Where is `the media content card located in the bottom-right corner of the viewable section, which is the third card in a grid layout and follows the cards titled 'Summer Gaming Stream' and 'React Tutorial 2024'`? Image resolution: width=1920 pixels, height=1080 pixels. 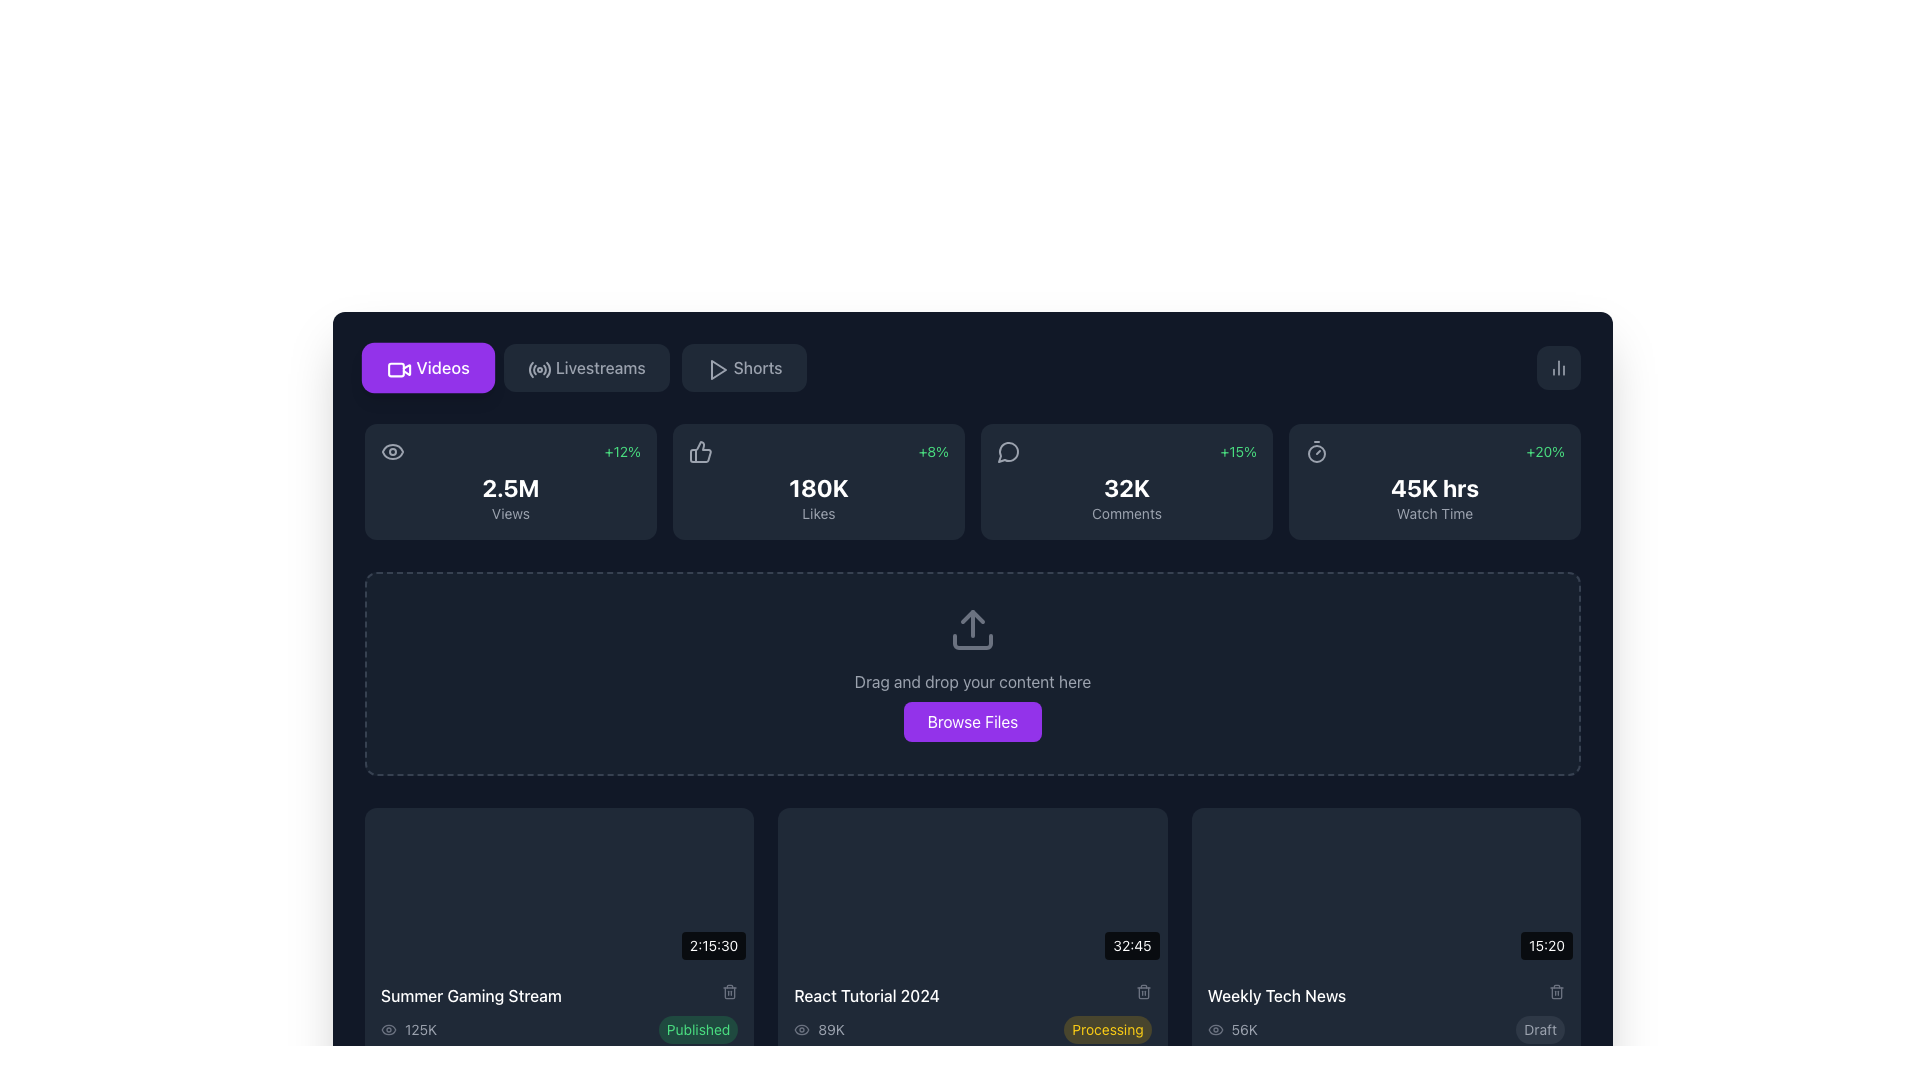
the media content card located in the bottom-right corner of the viewable section, which is the third card in a grid layout and follows the cards titled 'Summer Gaming Stream' and 'React Tutorial 2024' is located at coordinates (1385, 933).